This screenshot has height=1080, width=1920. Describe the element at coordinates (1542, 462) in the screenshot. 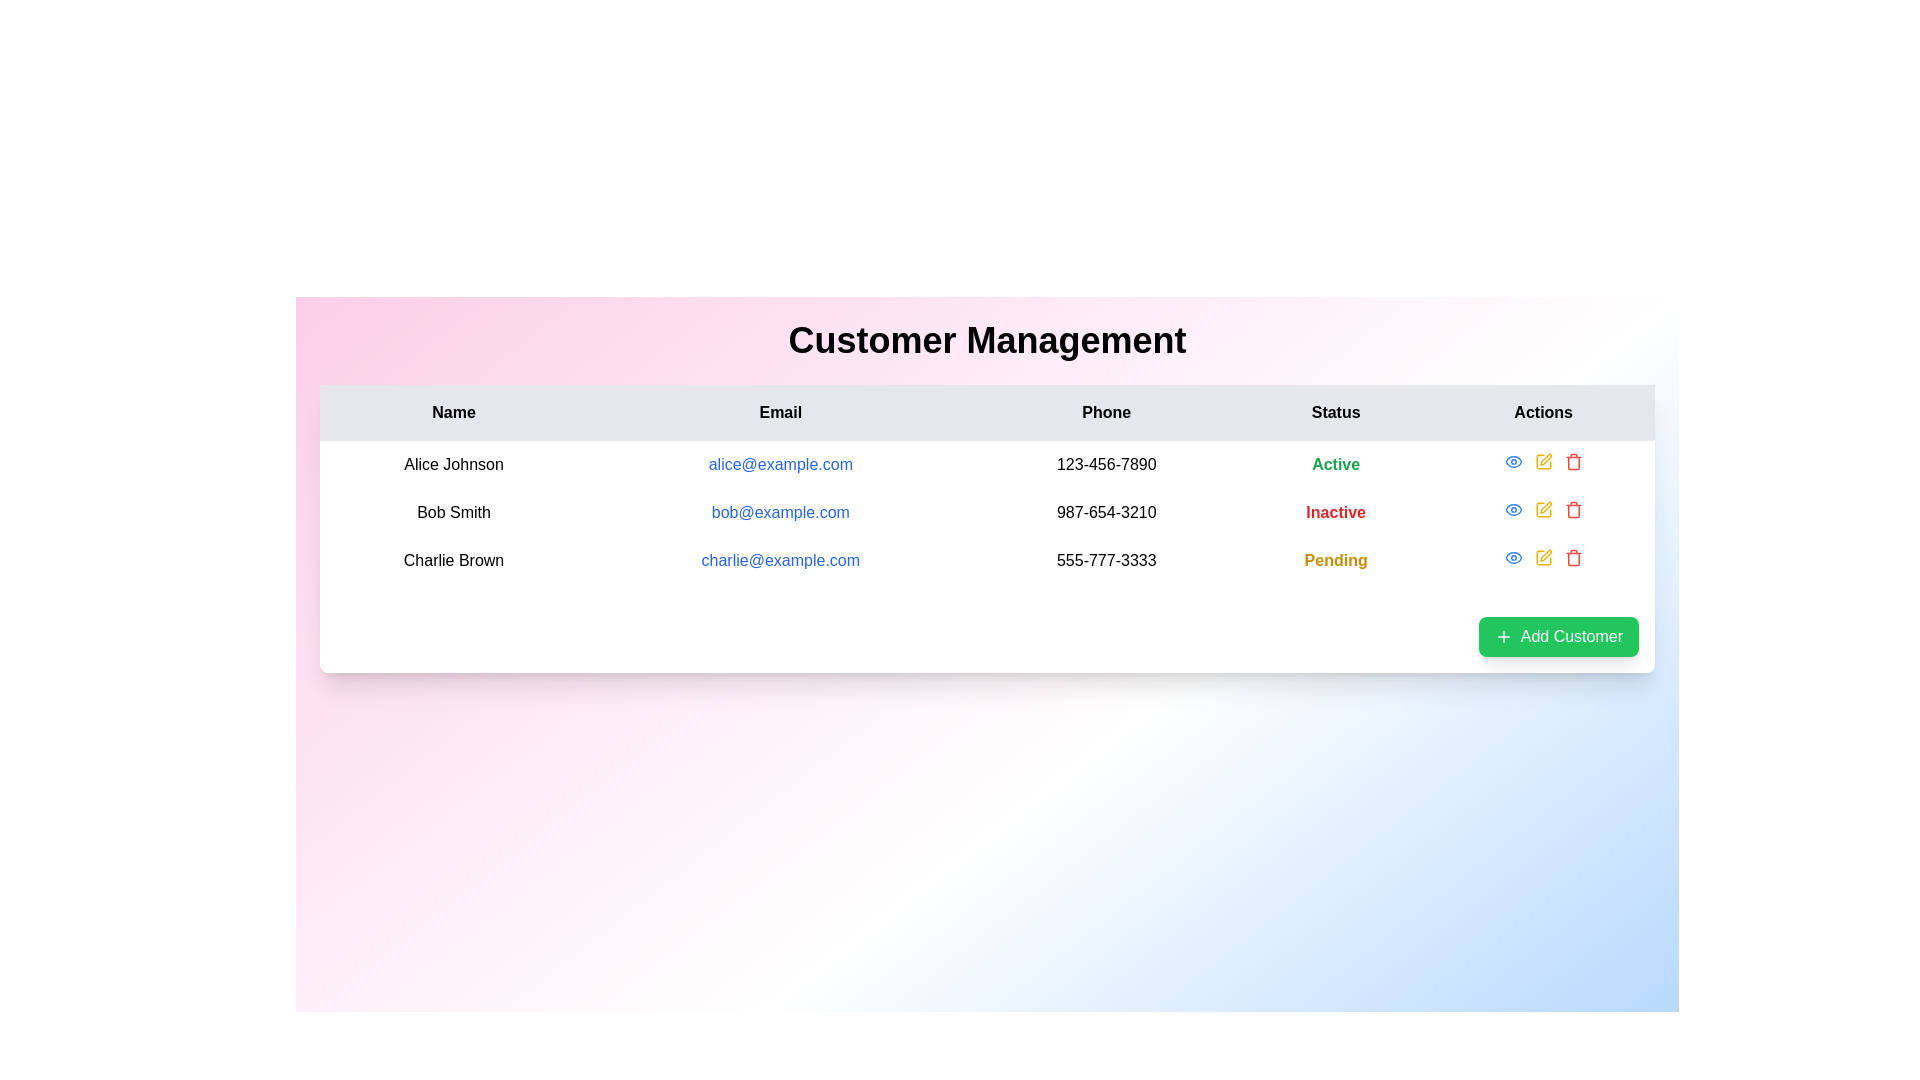

I see `the edit icon represented by a yellow pen on a square background in the 'Actions' column of the table, specifically the second icon for the user 'Bob Smith', to initiate editing` at that location.